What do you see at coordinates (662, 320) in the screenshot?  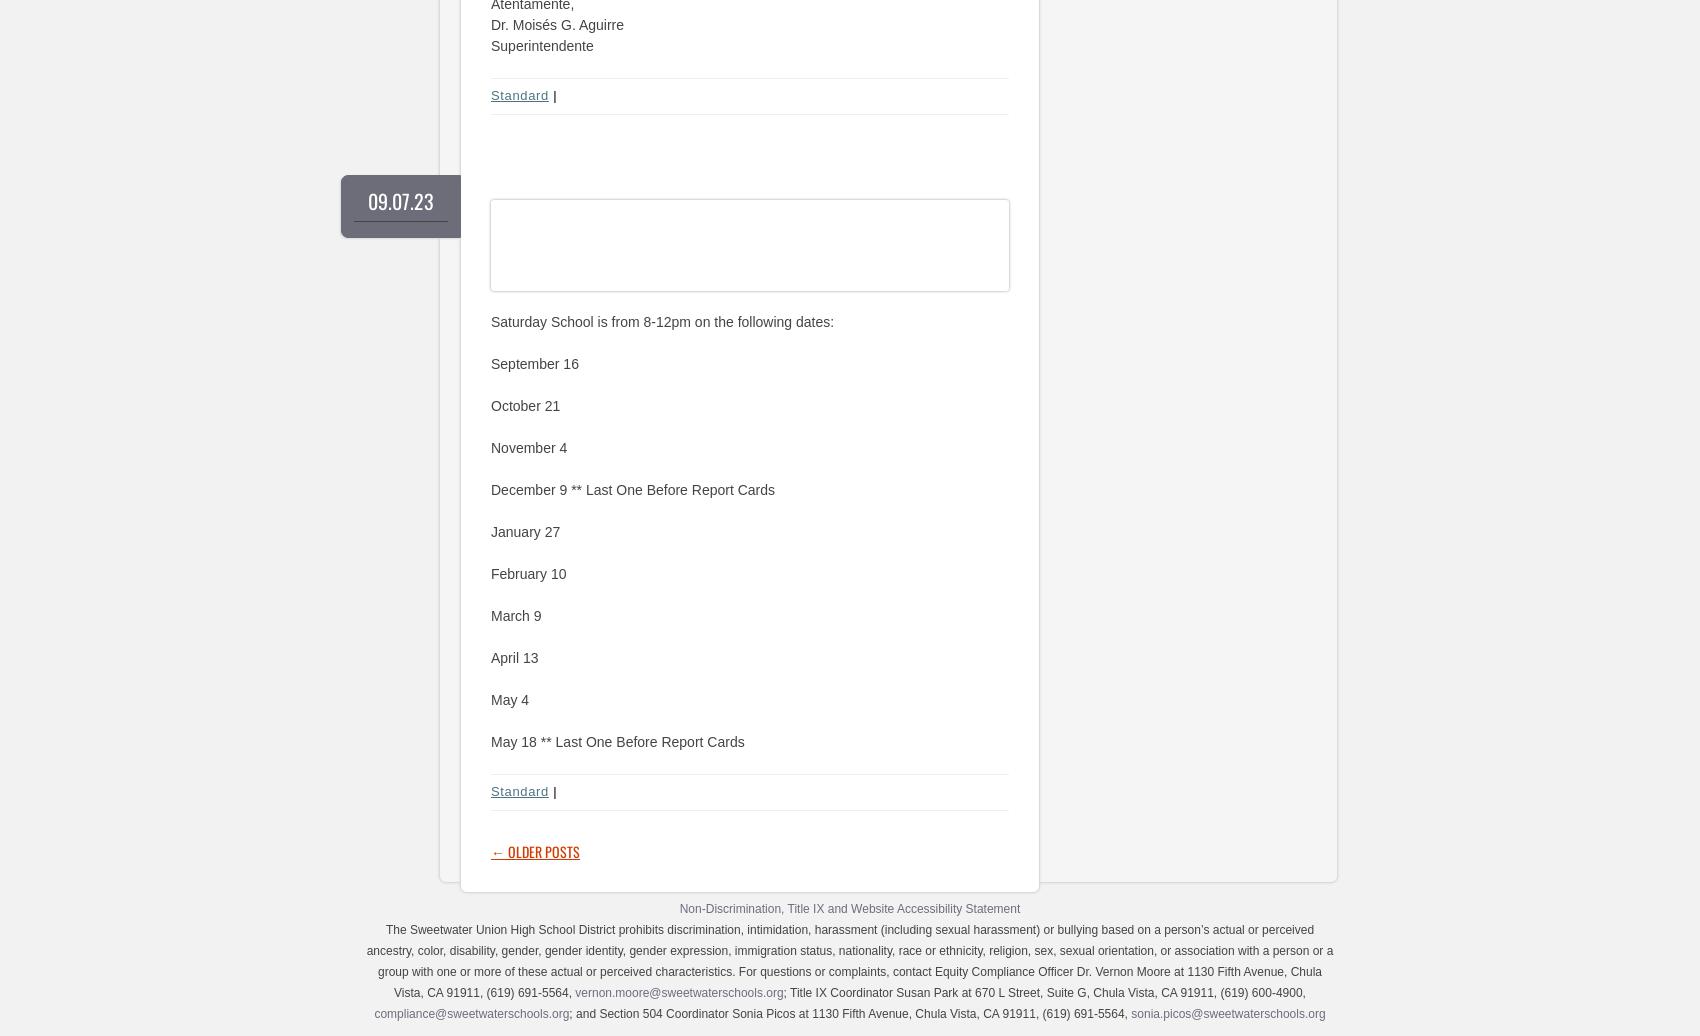 I see `'Saturday School is from 8-12pm on the following dates:'` at bounding box center [662, 320].